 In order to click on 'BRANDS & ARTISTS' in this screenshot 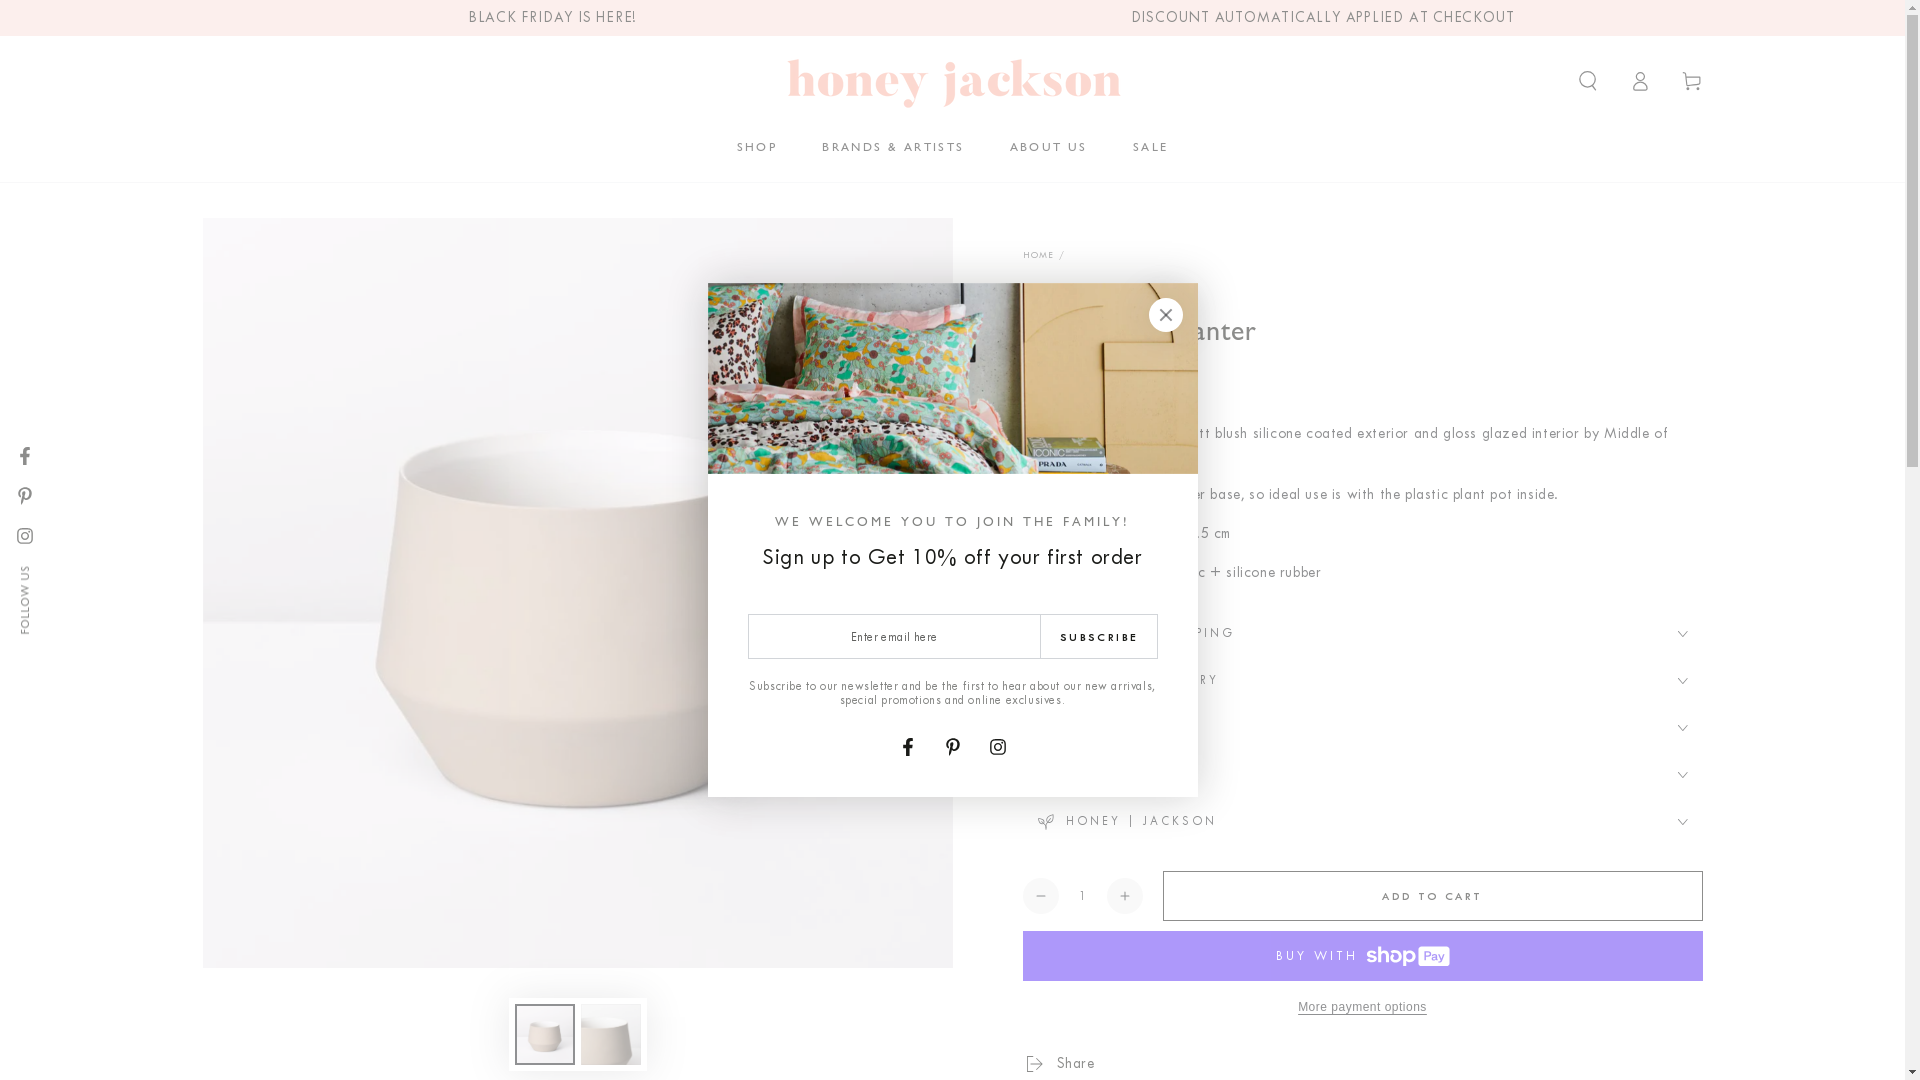, I will do `click(891, 145)`.